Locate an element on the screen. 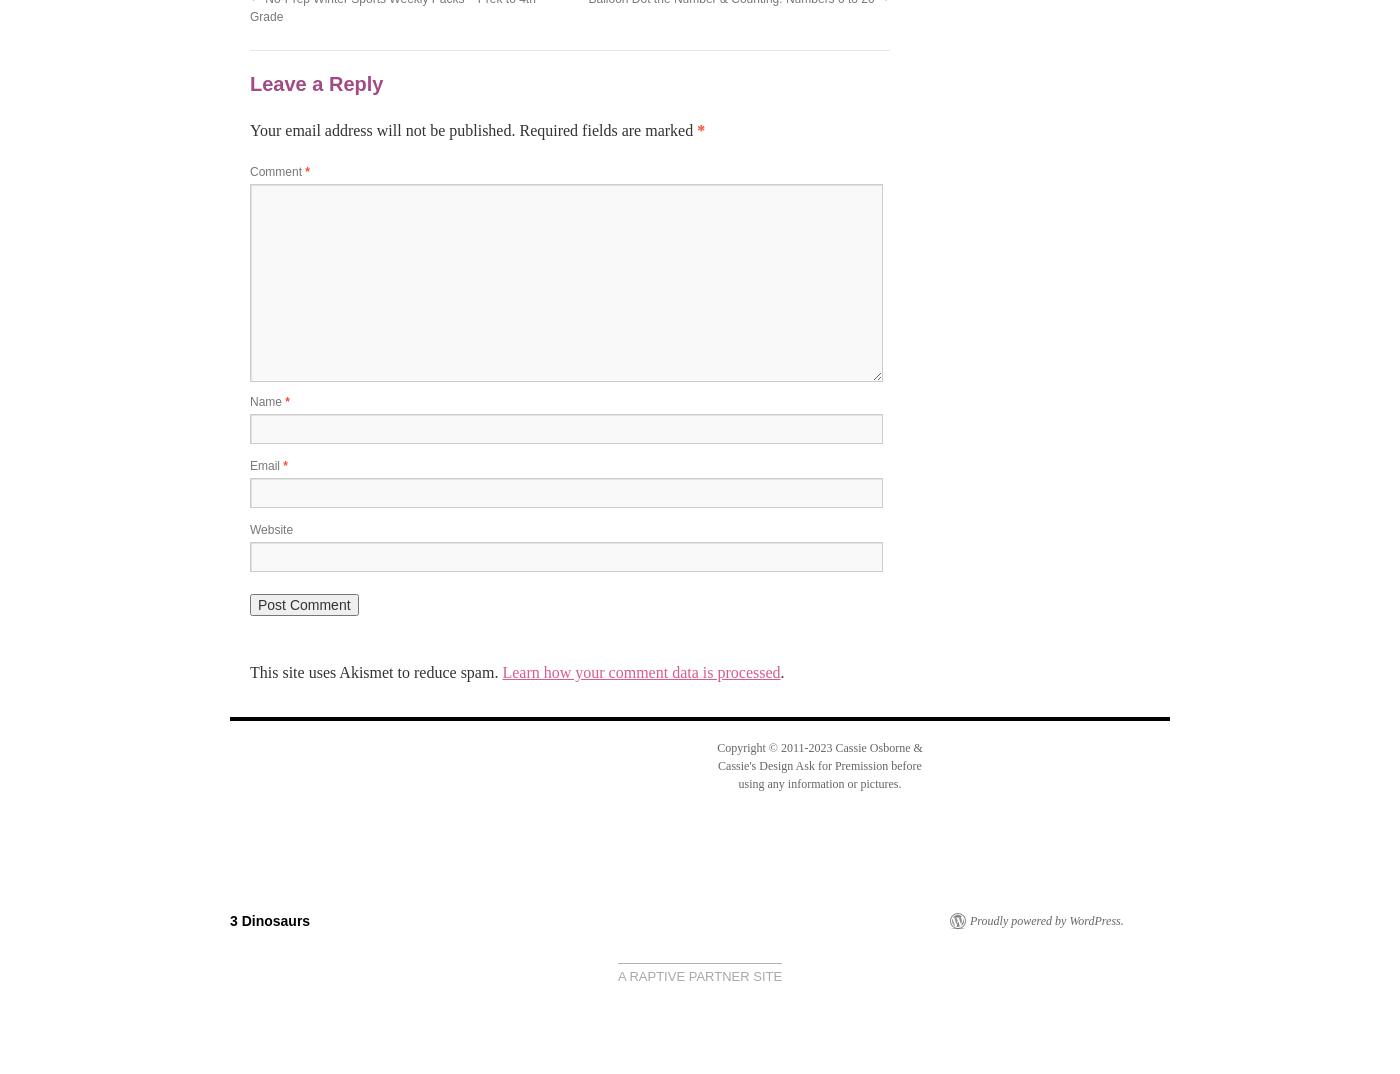 This screenshot has height=1074, width=1400. 'Name' is located at coordinates (267, 401).